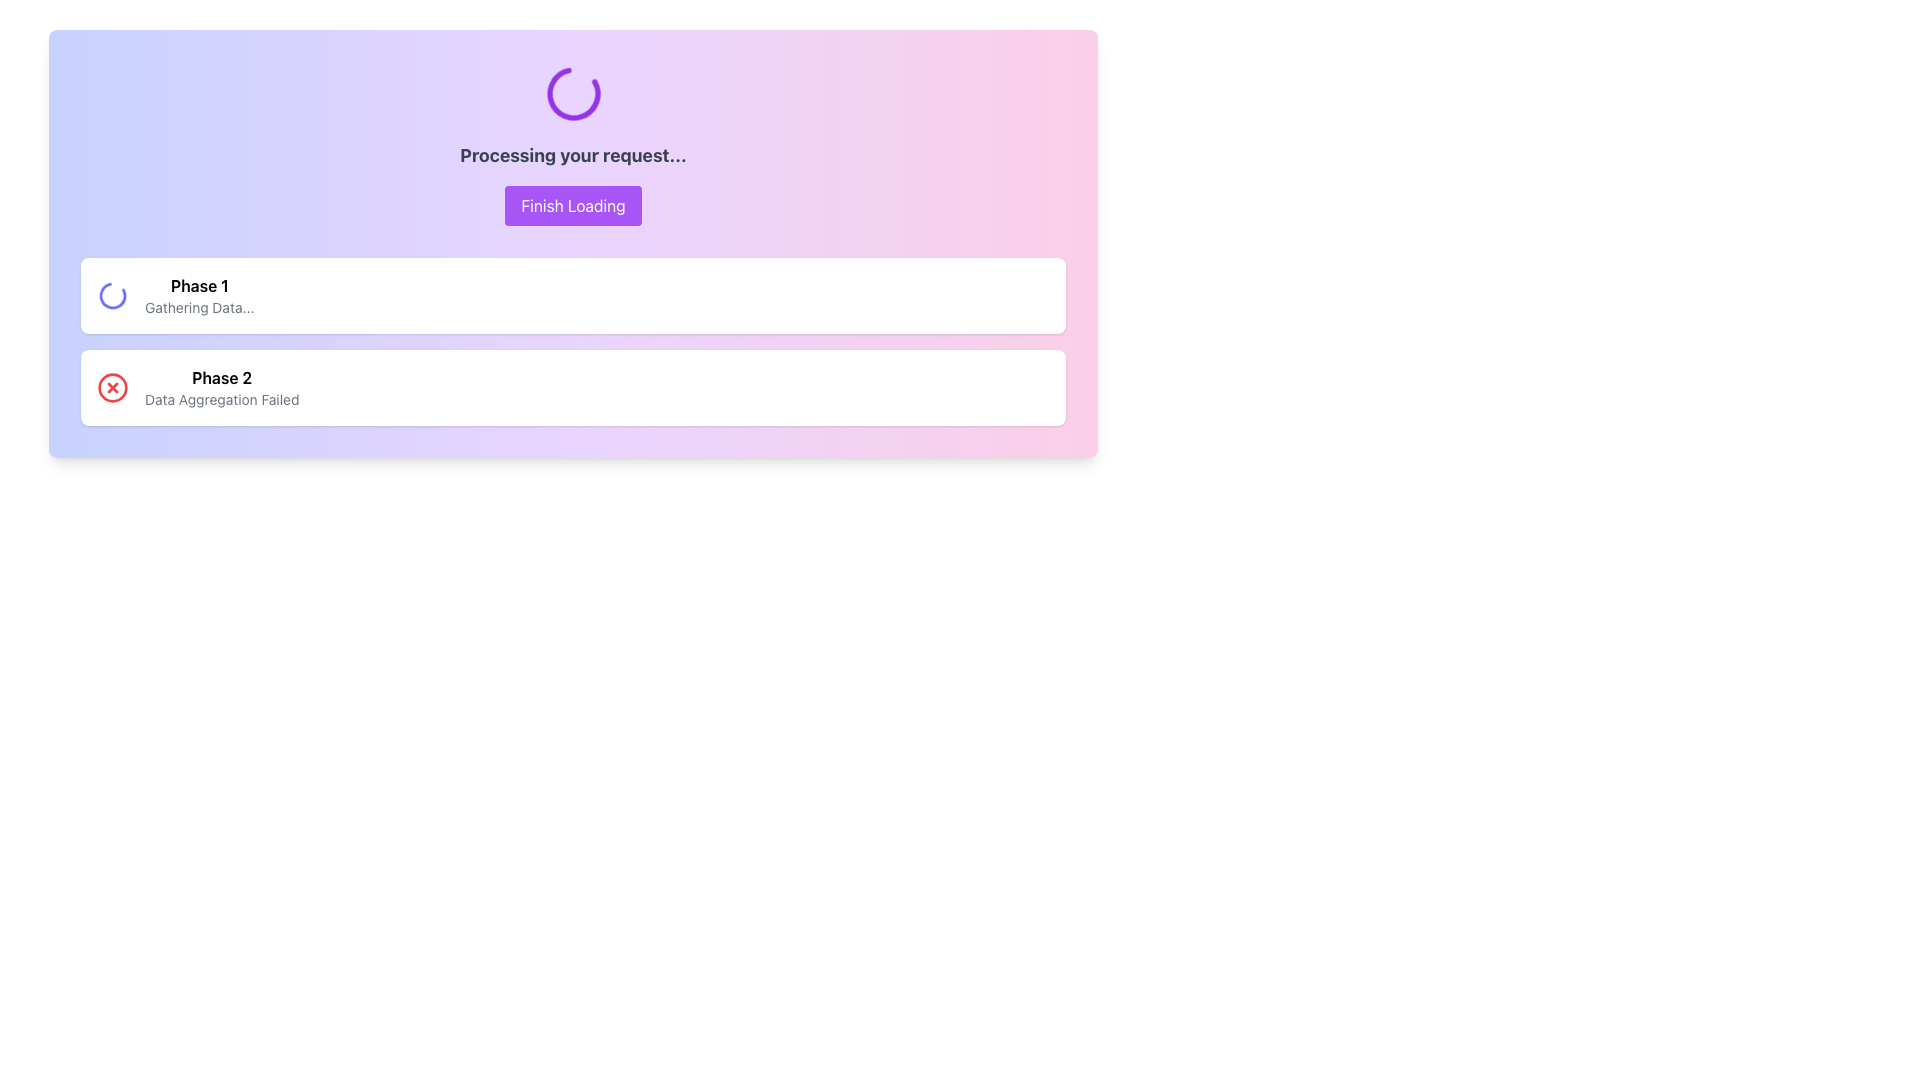 This screenshot has width=1920, height=1080. I want to click on the static text label that displays the current status or phase of an operation, indicating progress or activity in 'Phase 1', located below the heading 'Phase 1' inside a white rectangular area on the left side of the interface, so click(199, 308).